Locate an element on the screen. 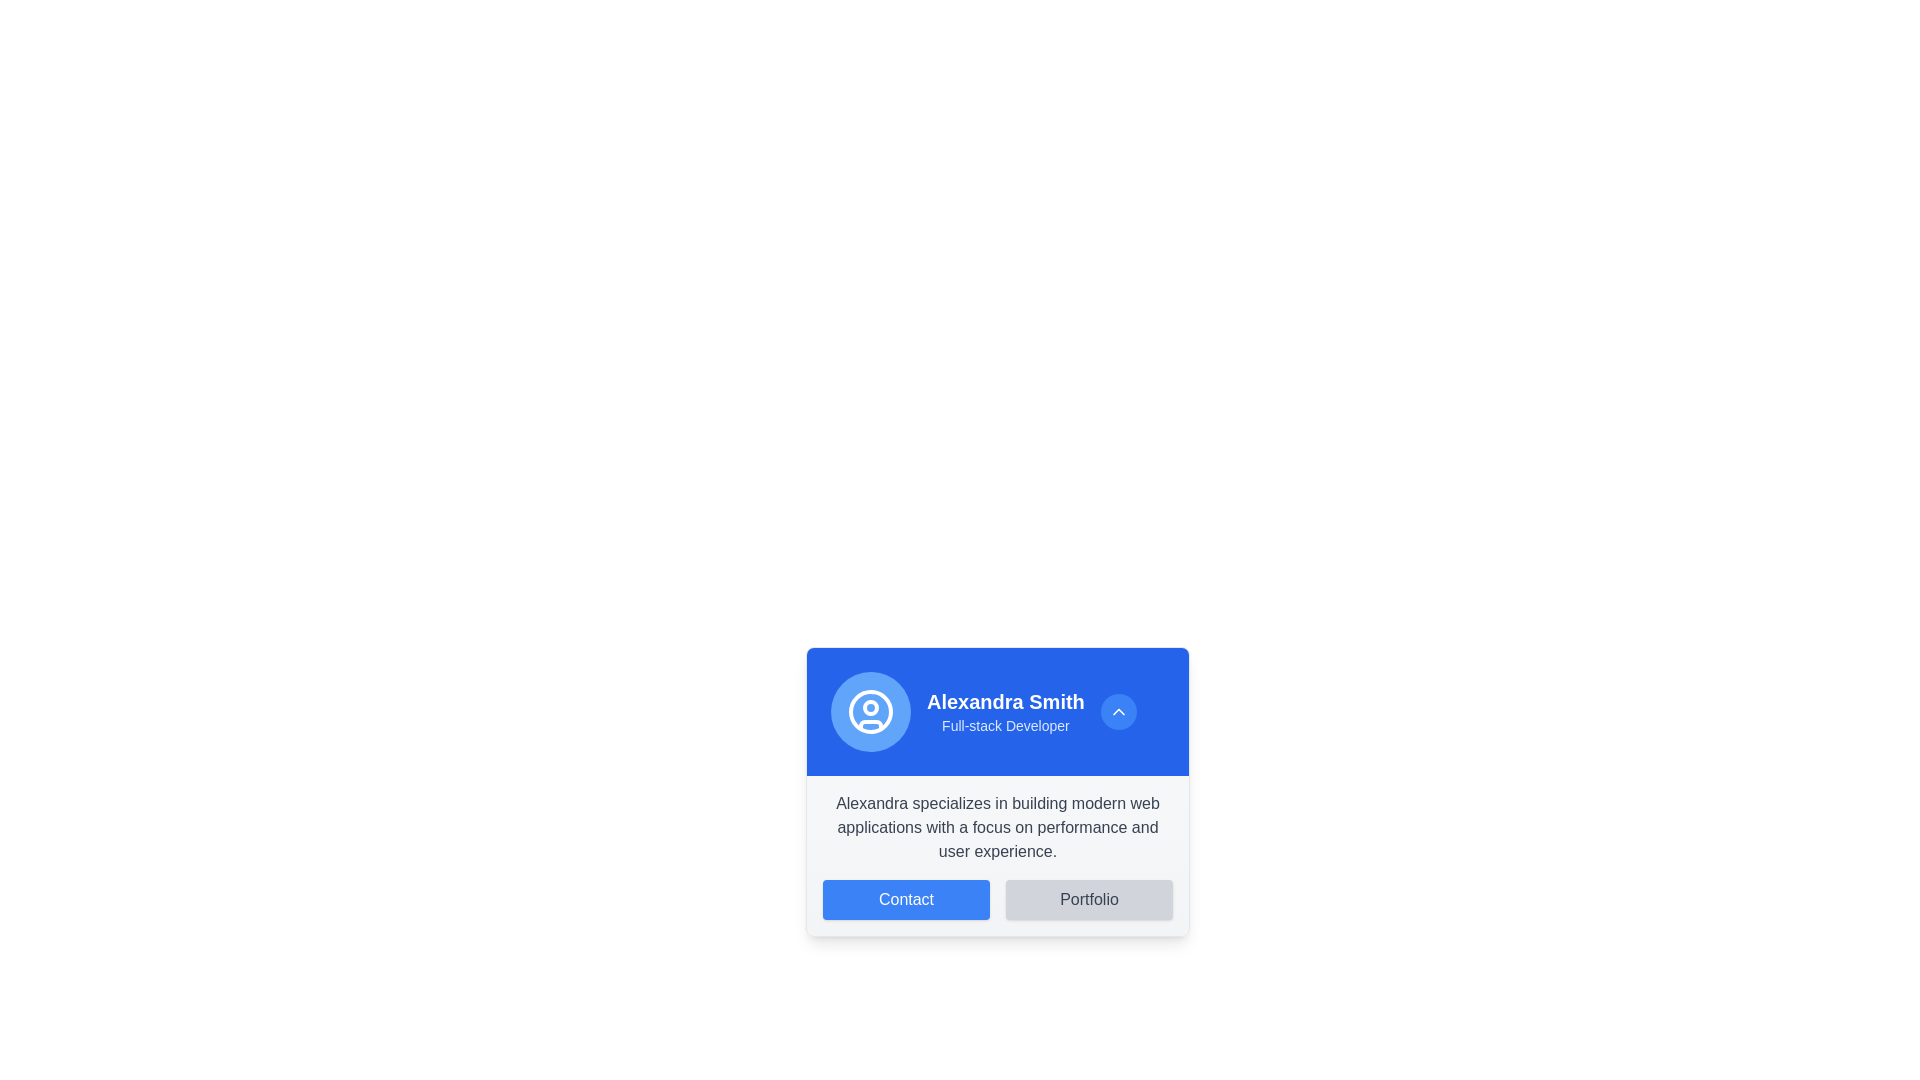 Image resolution: width=1920 pixels, height=1080 pixels. the name in the blue card header is located at coordinates (998, 711).